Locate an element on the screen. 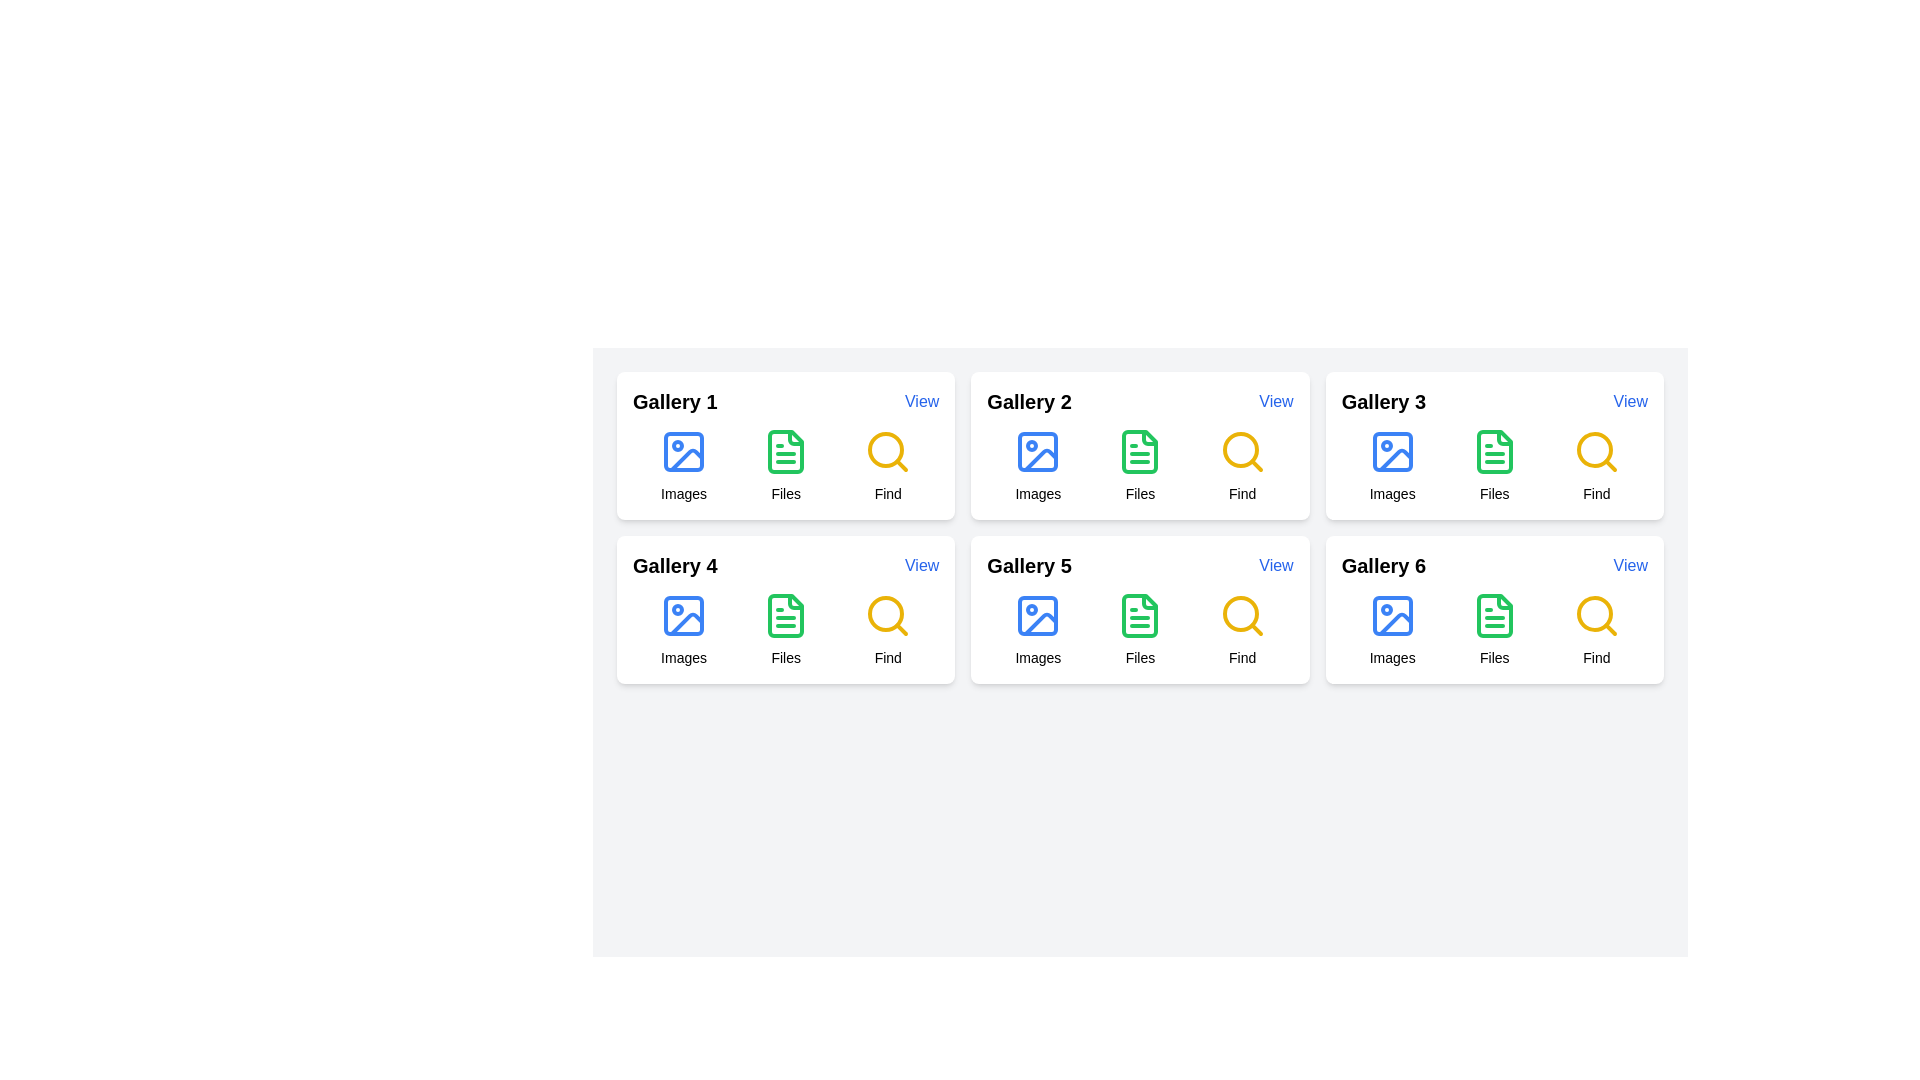 This screenshot has height=1080, width=1920. the 'Files' icon located in the 'Gallery 5' section is located at coordinates (1140, 615).